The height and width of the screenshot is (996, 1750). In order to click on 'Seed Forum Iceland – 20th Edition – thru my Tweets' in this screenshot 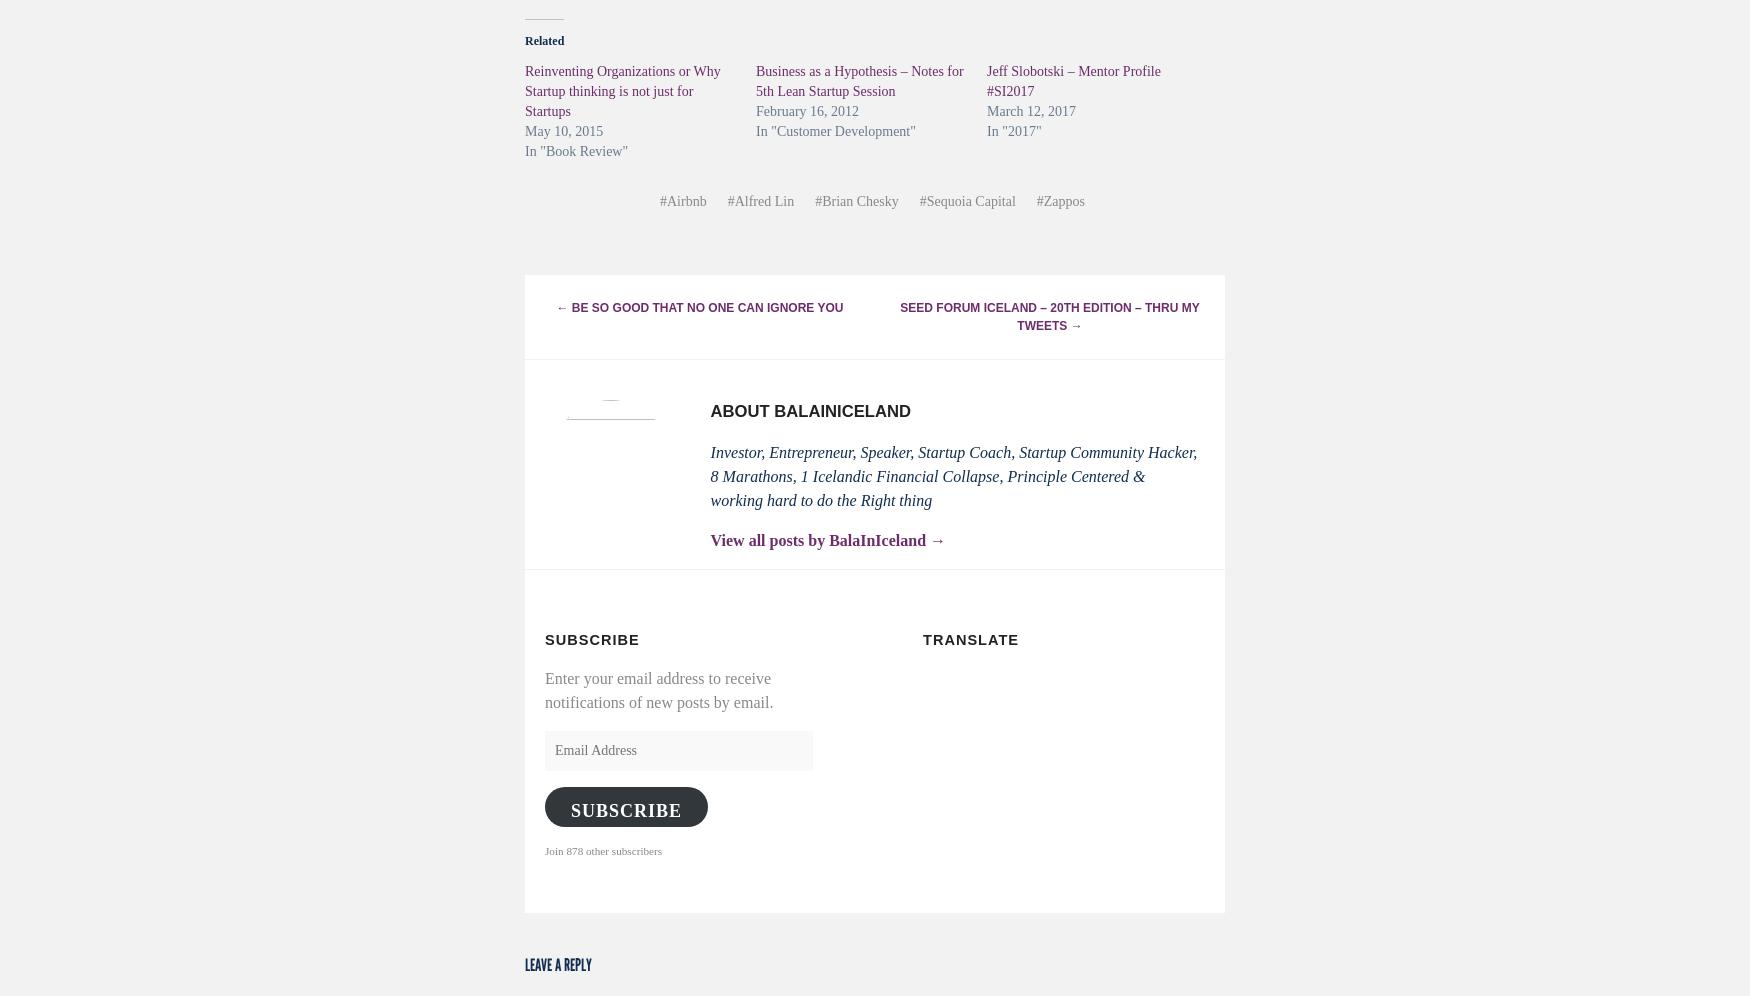, I will do `click(1048, 315)`.